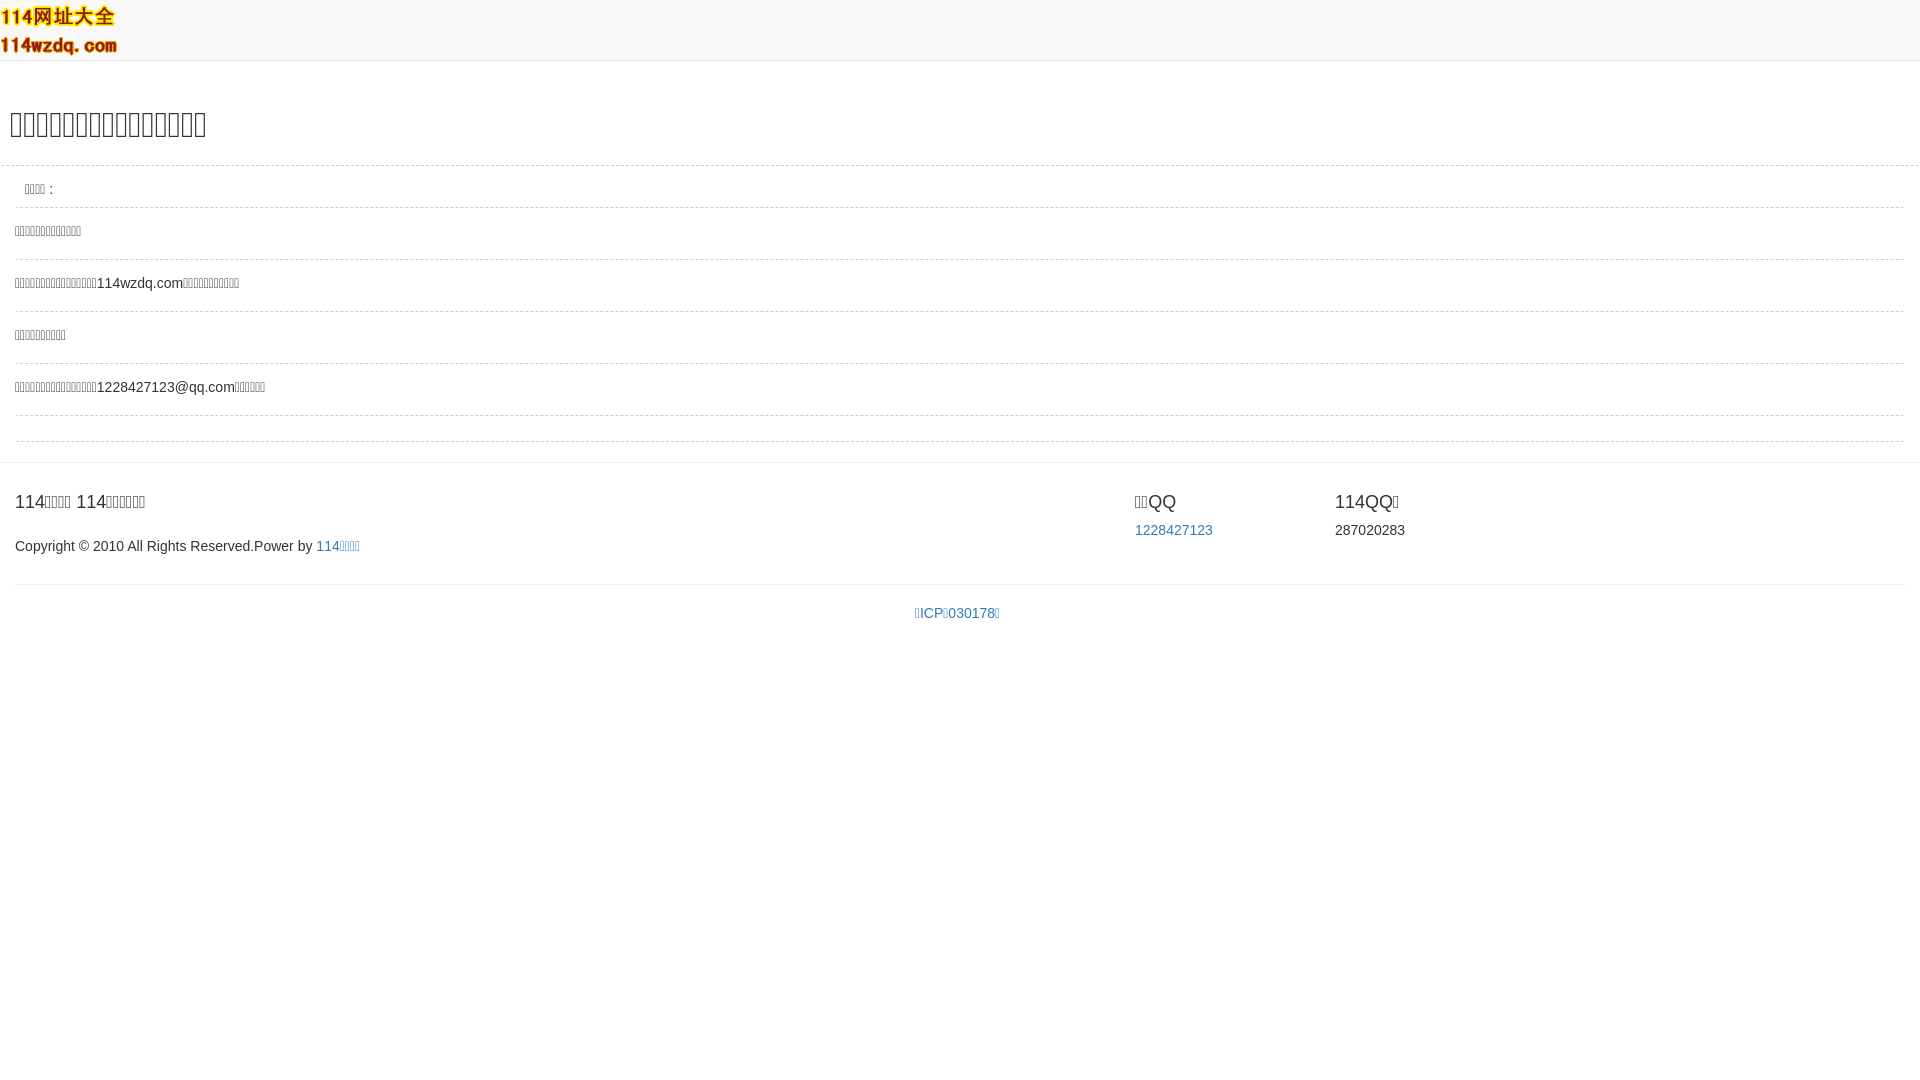 The width and height of the screenshot is (1920, 1080). Describe the element at coordinates (1174, 528) in the screenshot. I see `'1228427123'` at that location.